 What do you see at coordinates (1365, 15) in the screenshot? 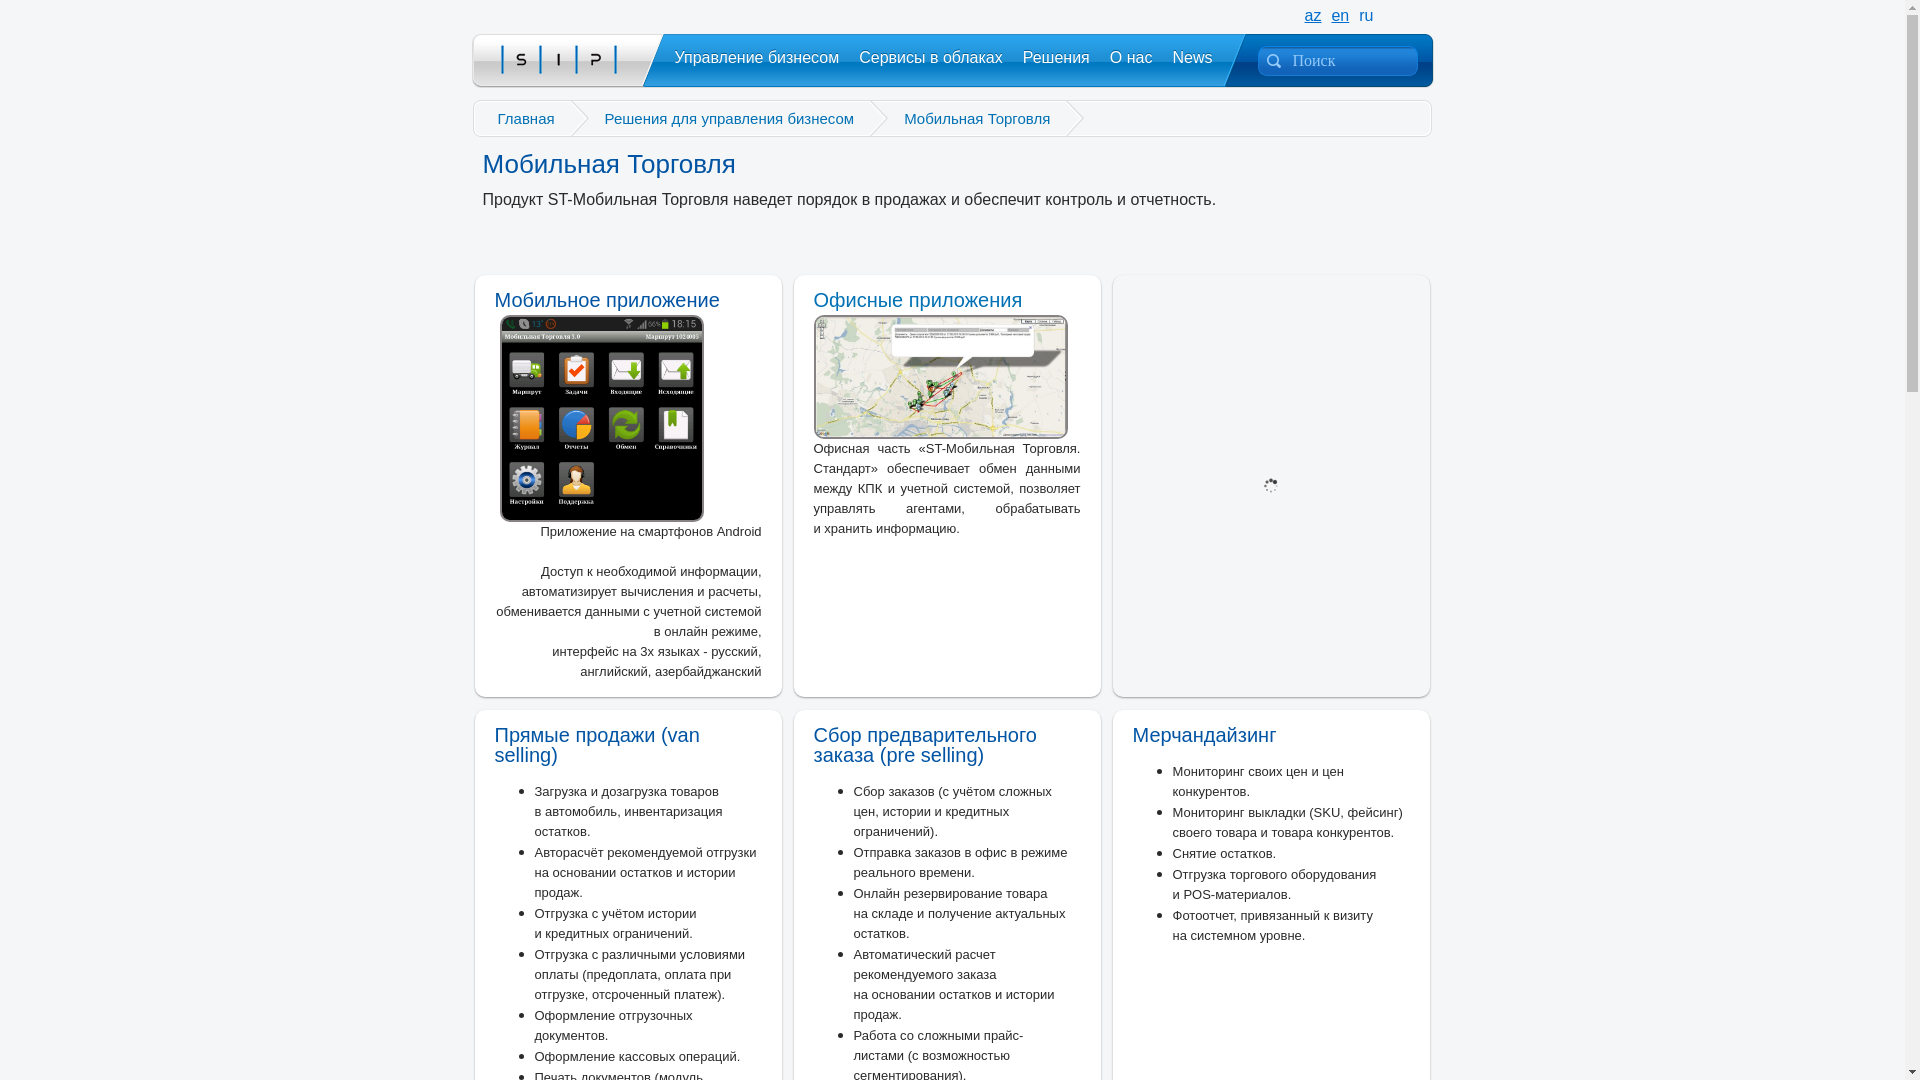
I see `'ru'` at bounding box center [1365, 15].